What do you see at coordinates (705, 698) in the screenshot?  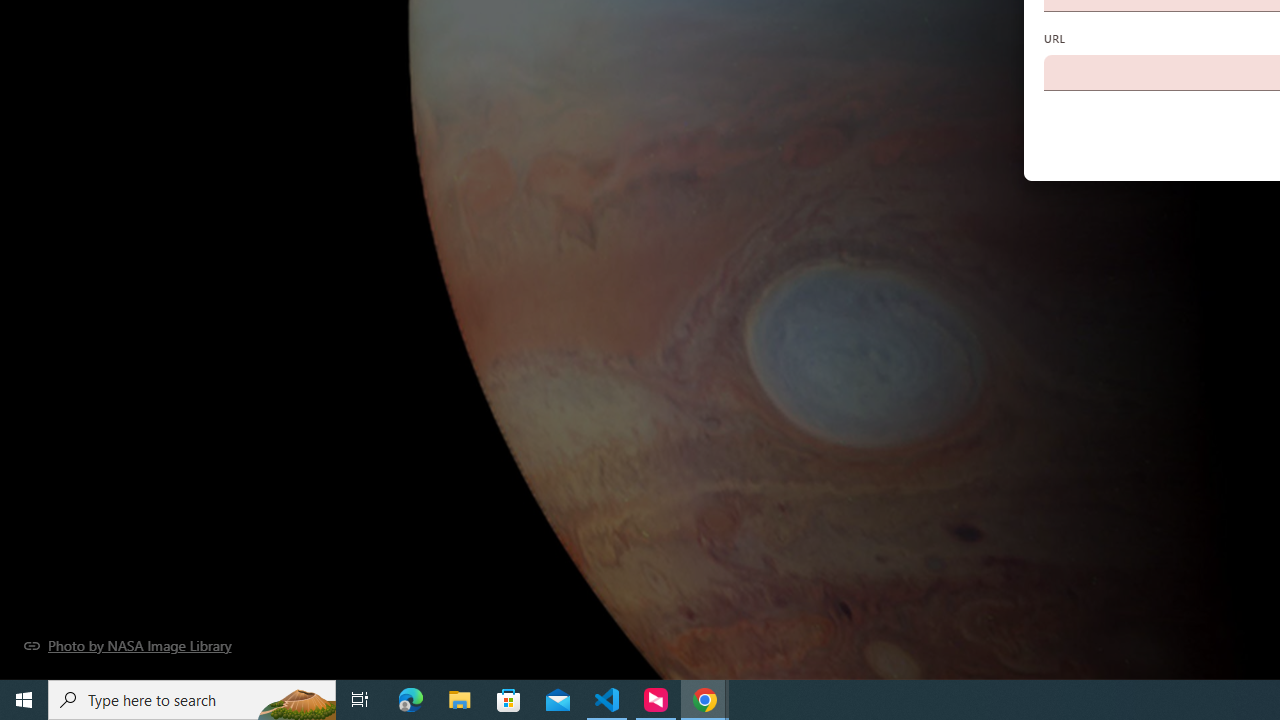 I see `'Google Chrome - 2 running windows'` at bounding box center [705, 698].